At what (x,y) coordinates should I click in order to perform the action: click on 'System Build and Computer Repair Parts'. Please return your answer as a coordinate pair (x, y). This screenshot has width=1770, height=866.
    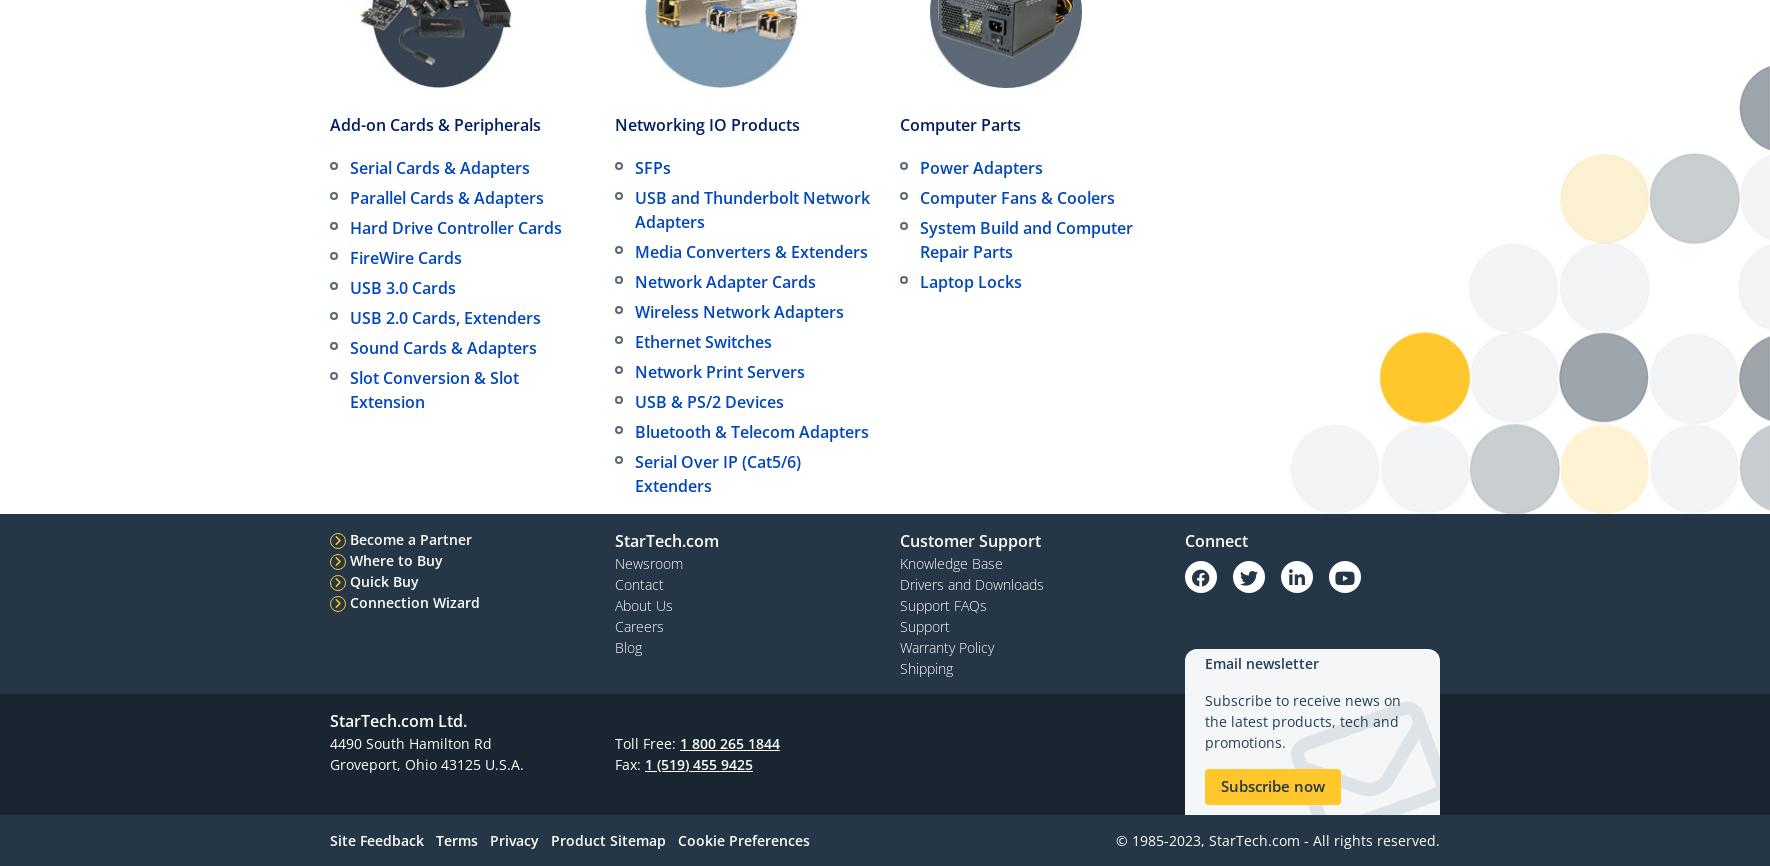
    Looking at the image, I should click on (1025, 238).